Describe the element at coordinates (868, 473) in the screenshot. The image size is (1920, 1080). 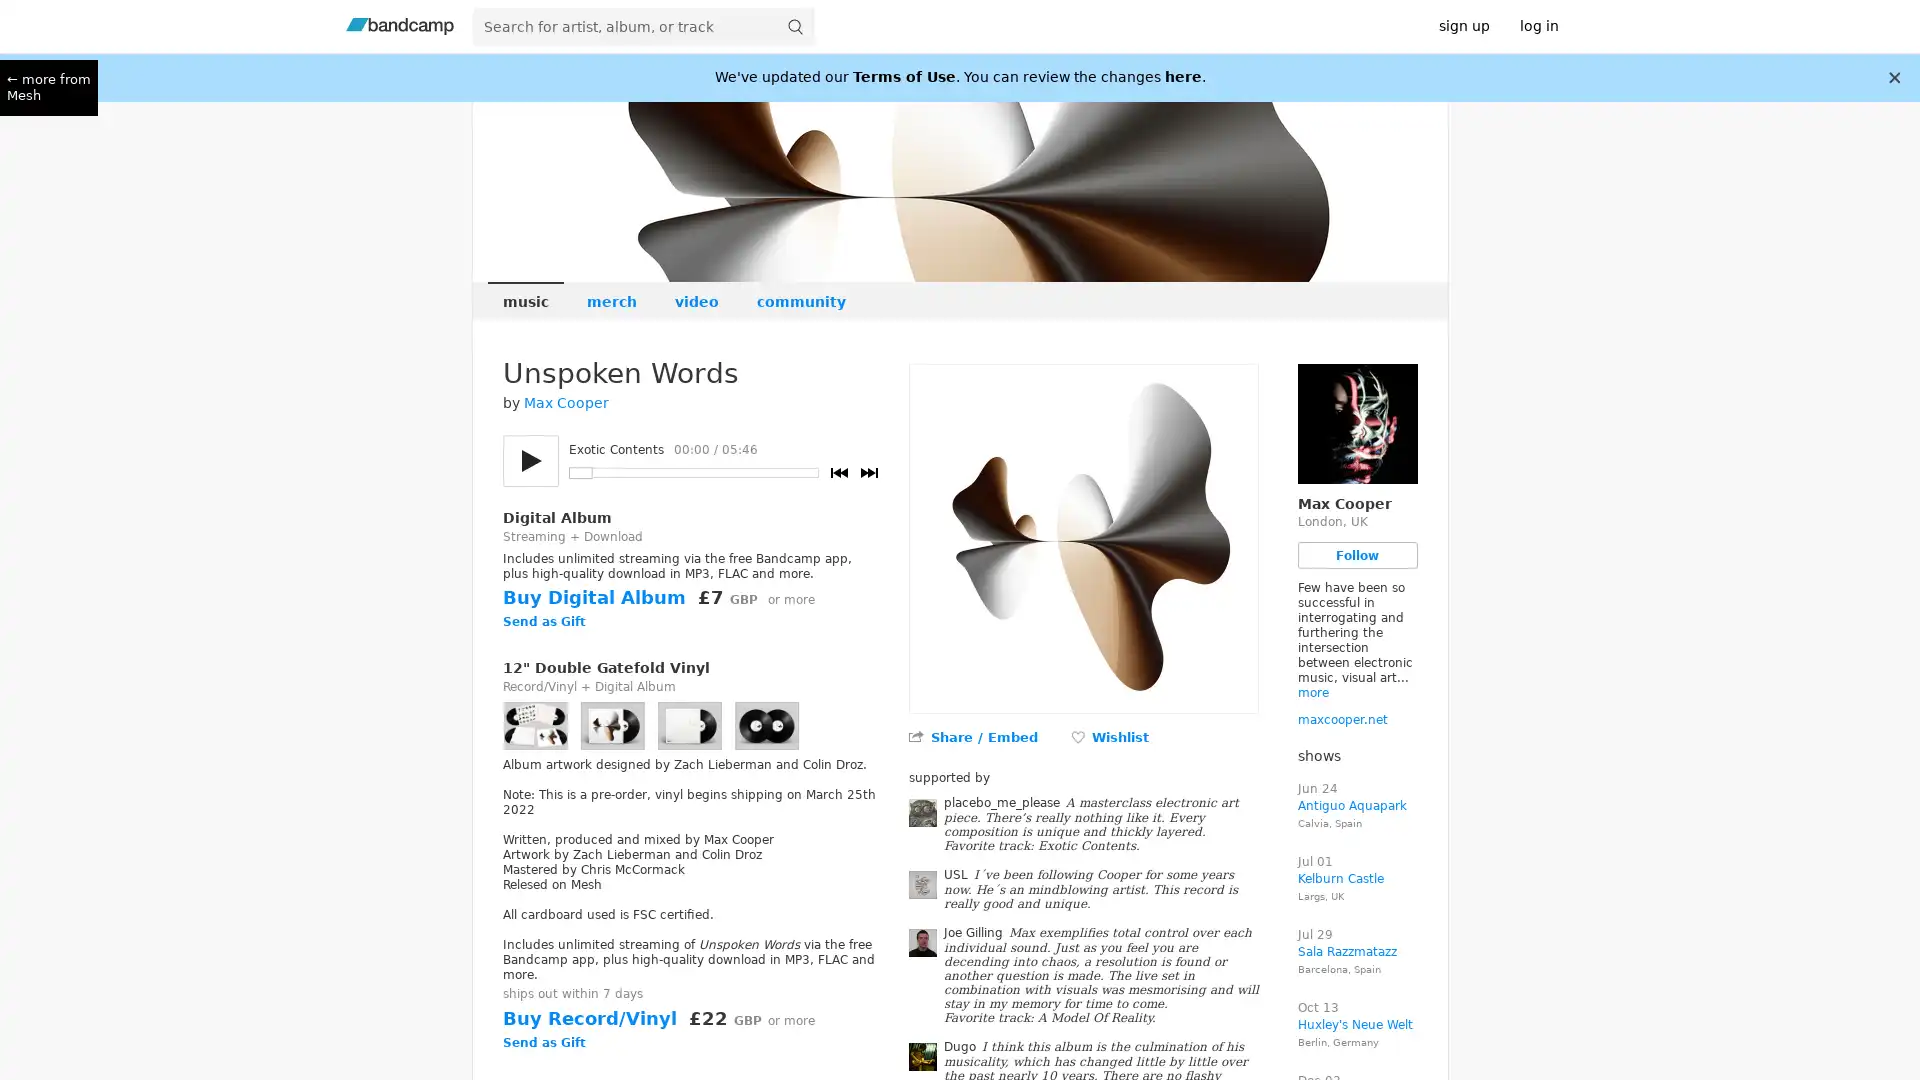
I see `Next track` at that location.